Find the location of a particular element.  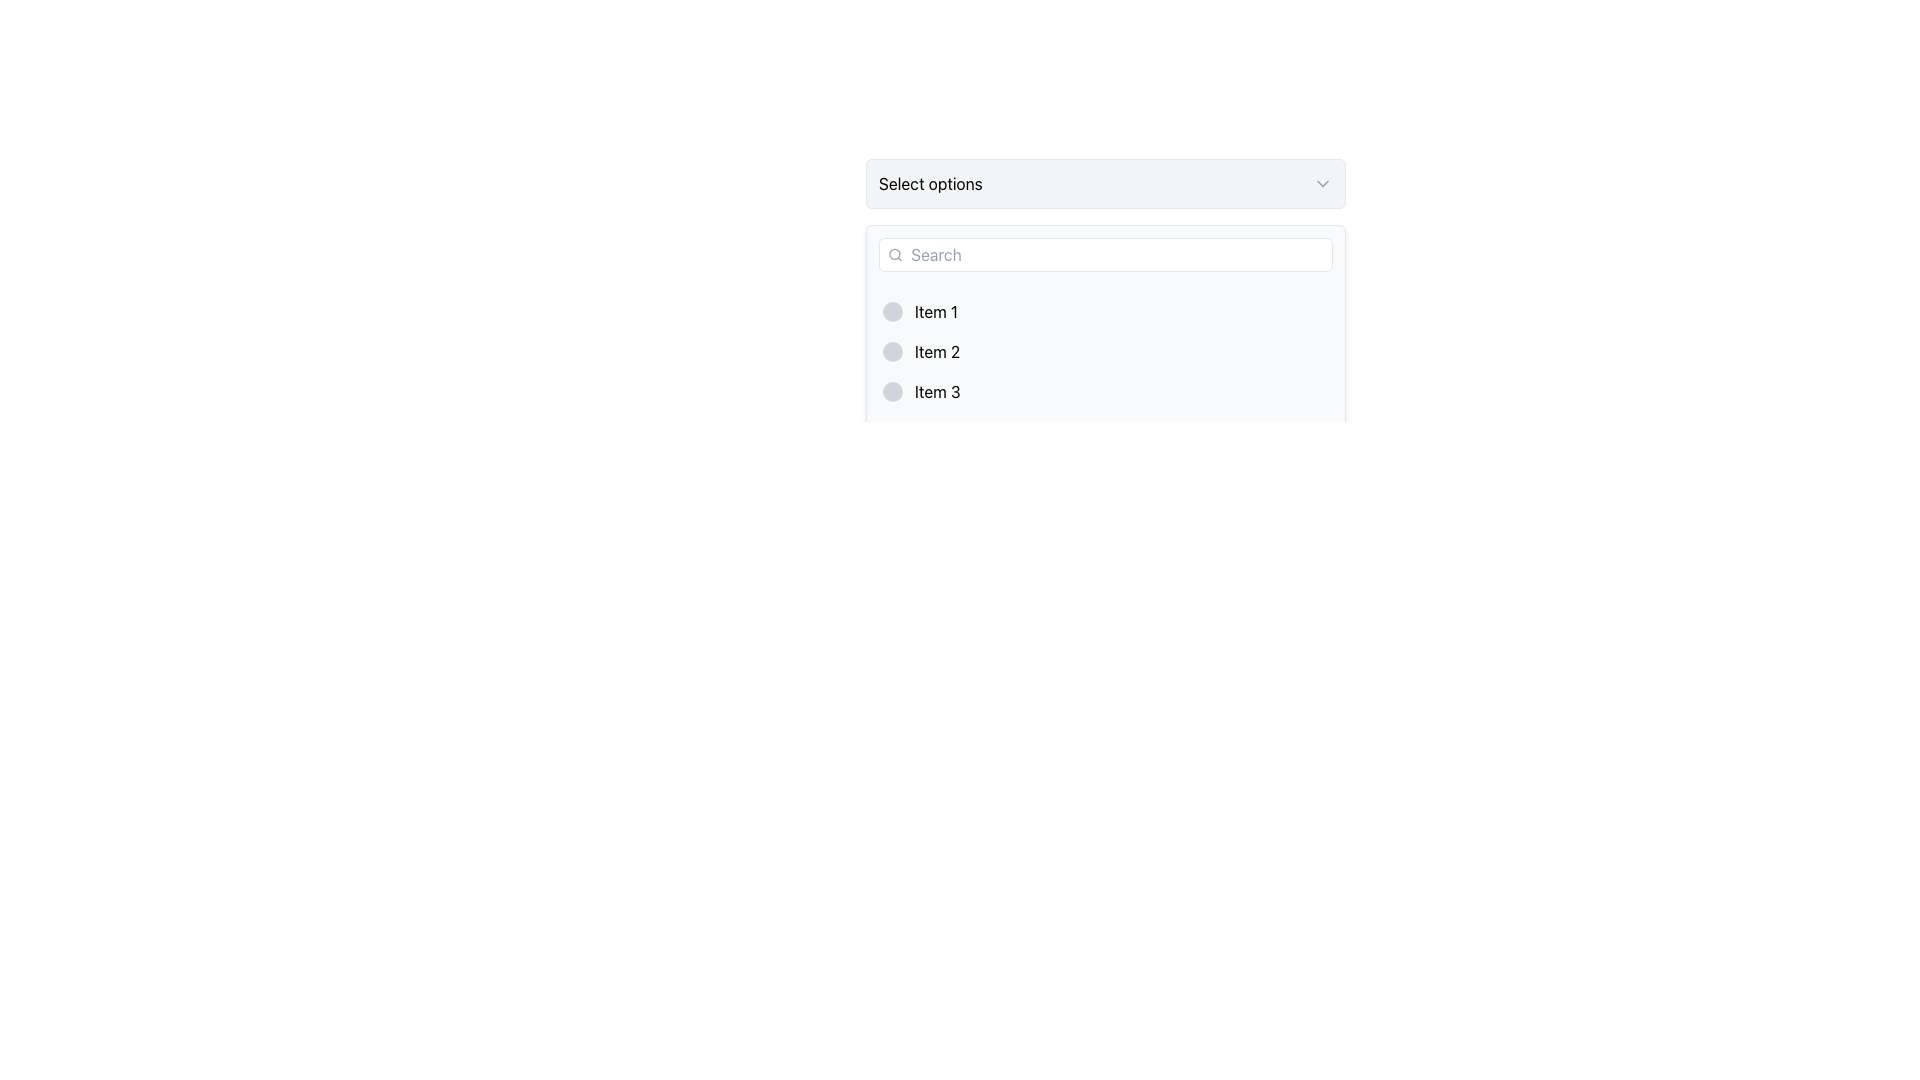

the first selectable list item labeled 'Item 1' in the dropdown menu is located at coordinates (1104, 312).